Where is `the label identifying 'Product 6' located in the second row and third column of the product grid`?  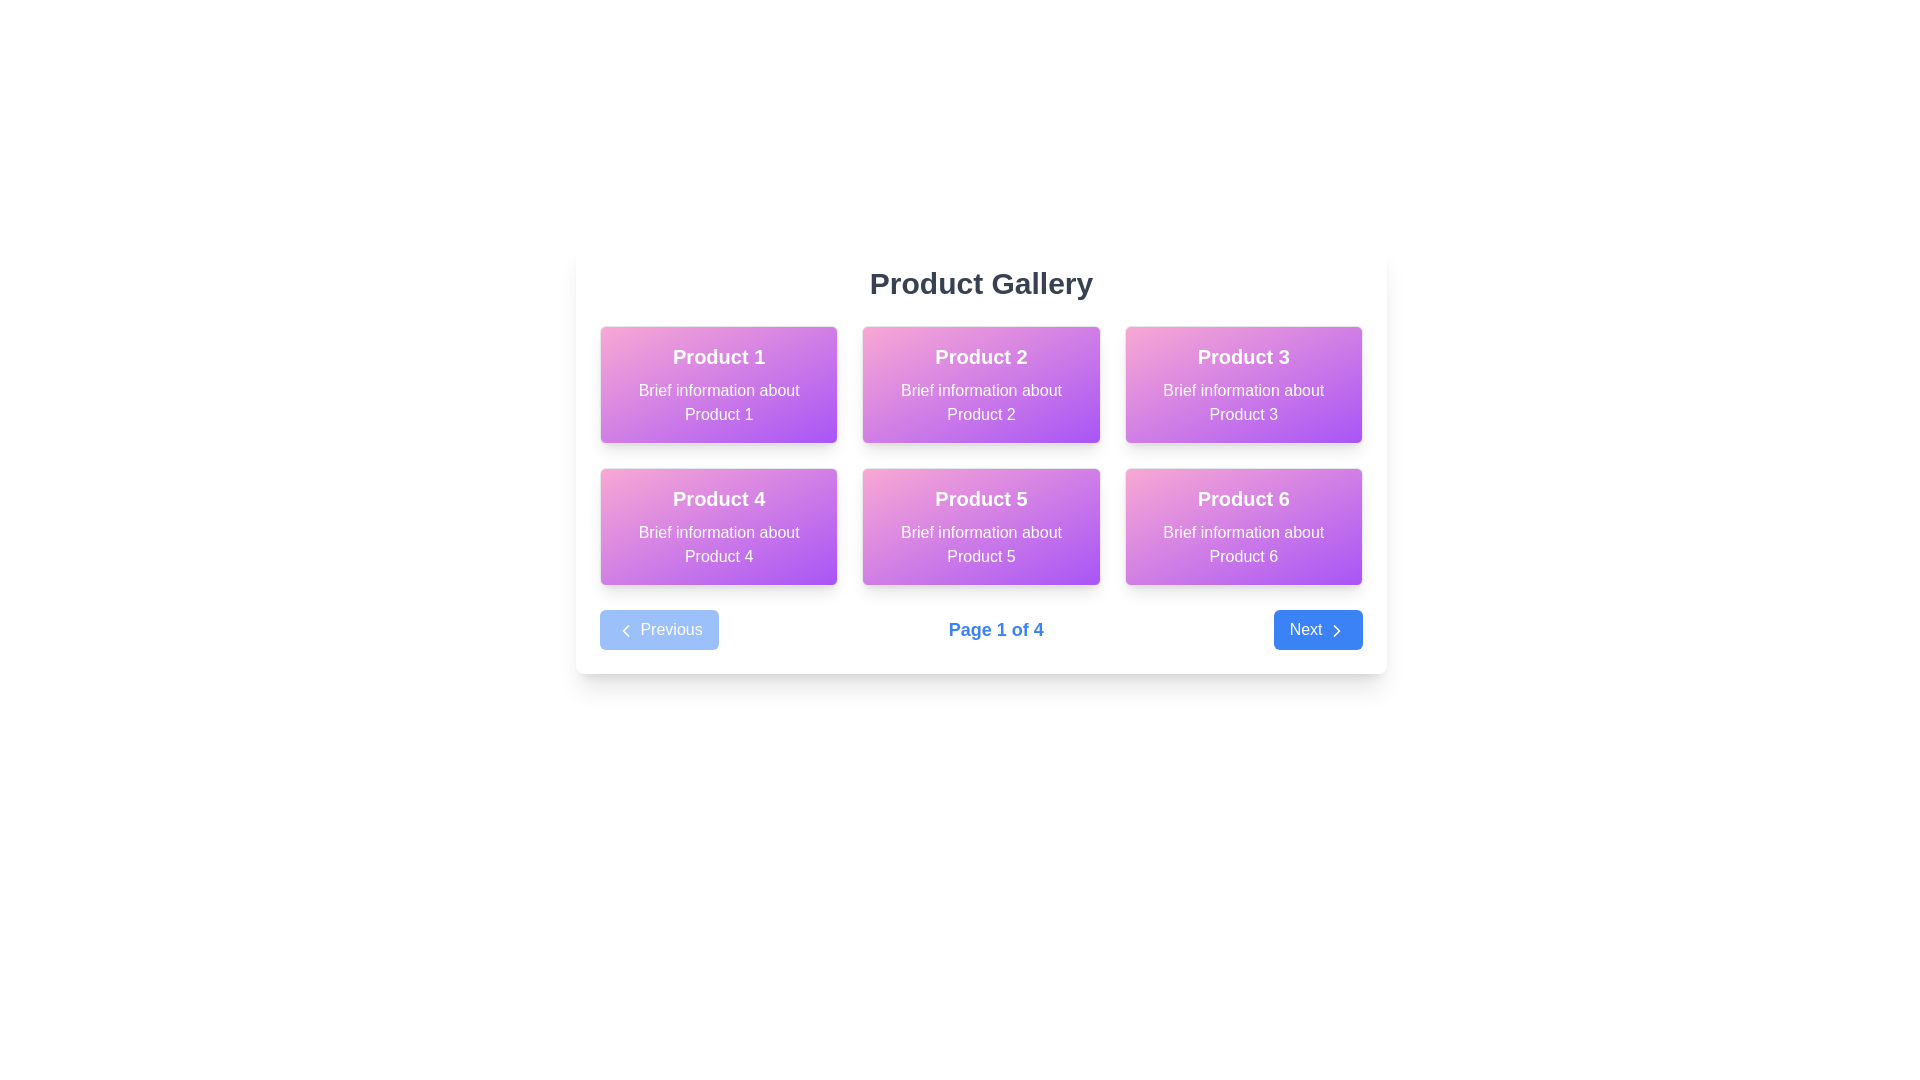 the label identifying 'Product 6' located in the second row and third column of the product grid is located at coordinates (1242, 497).